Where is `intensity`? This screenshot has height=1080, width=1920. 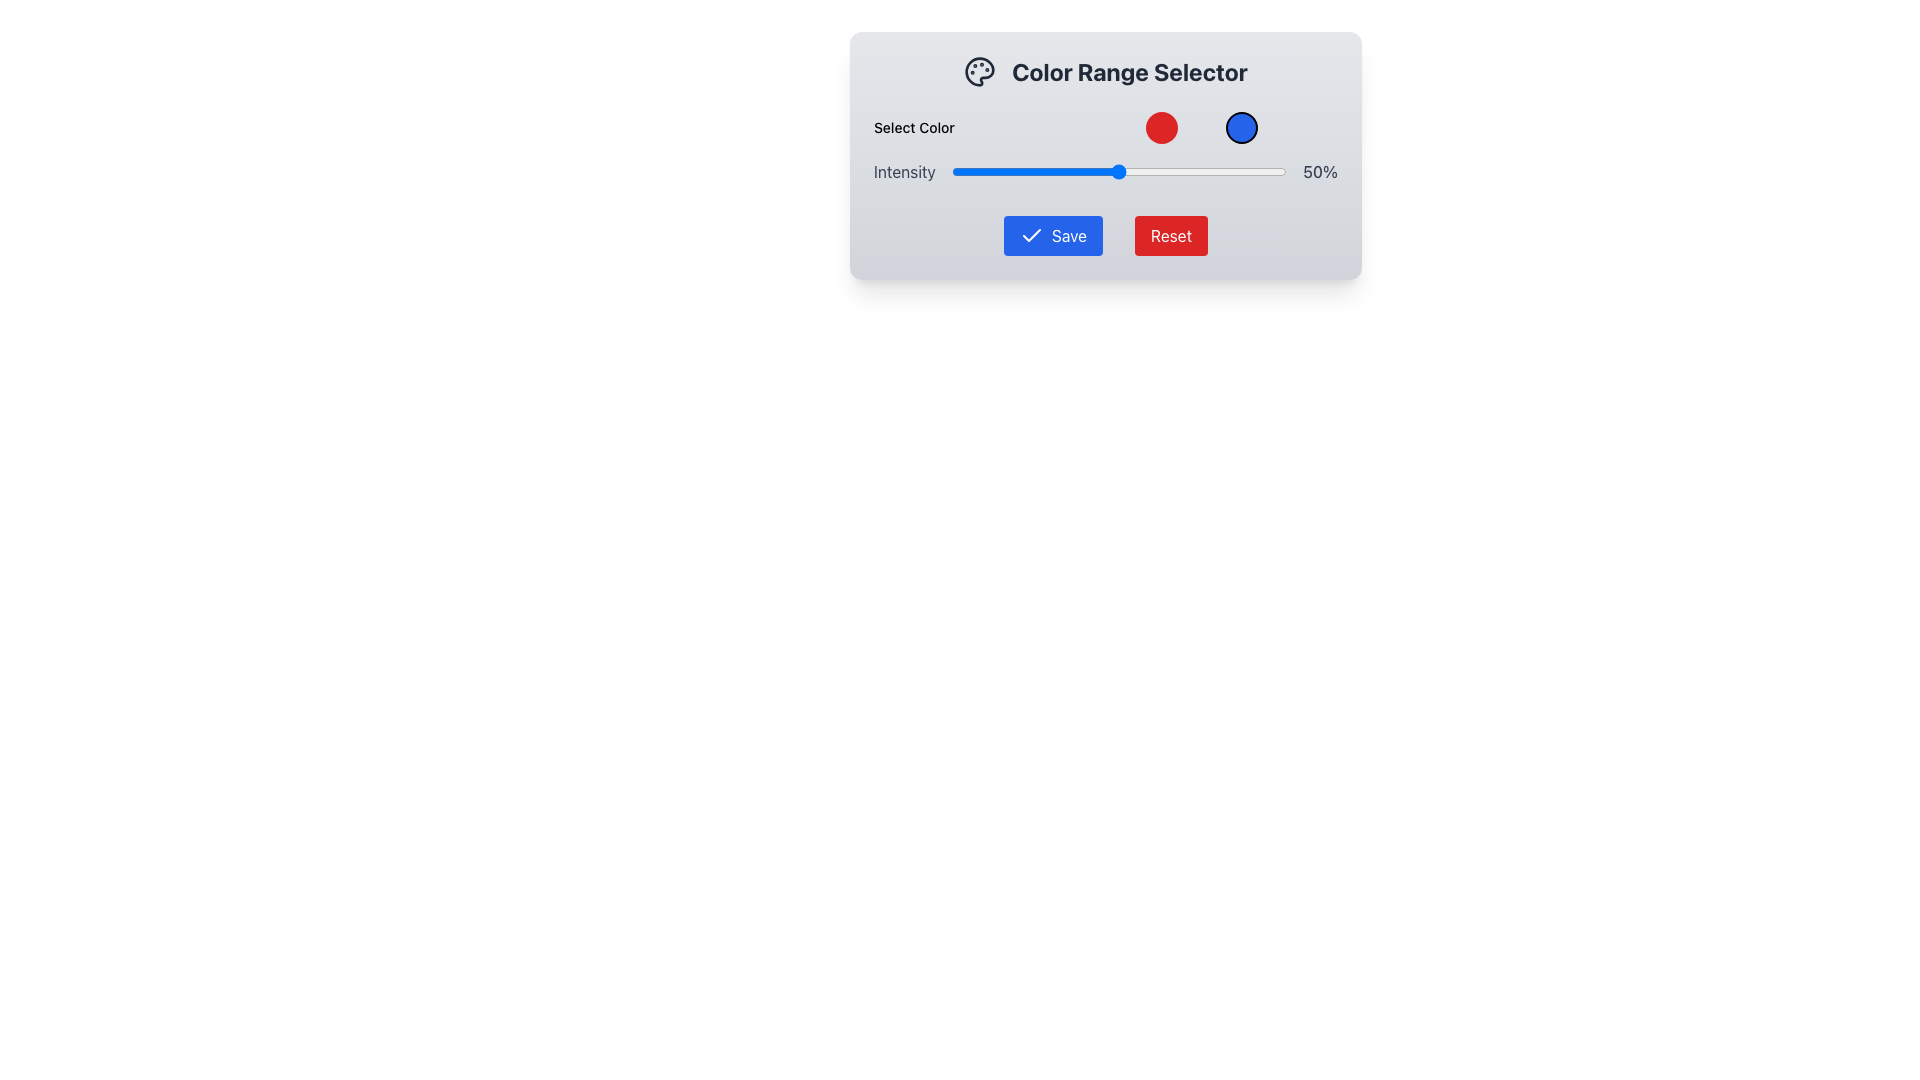 intensity is located at coordinates (1252, 171).